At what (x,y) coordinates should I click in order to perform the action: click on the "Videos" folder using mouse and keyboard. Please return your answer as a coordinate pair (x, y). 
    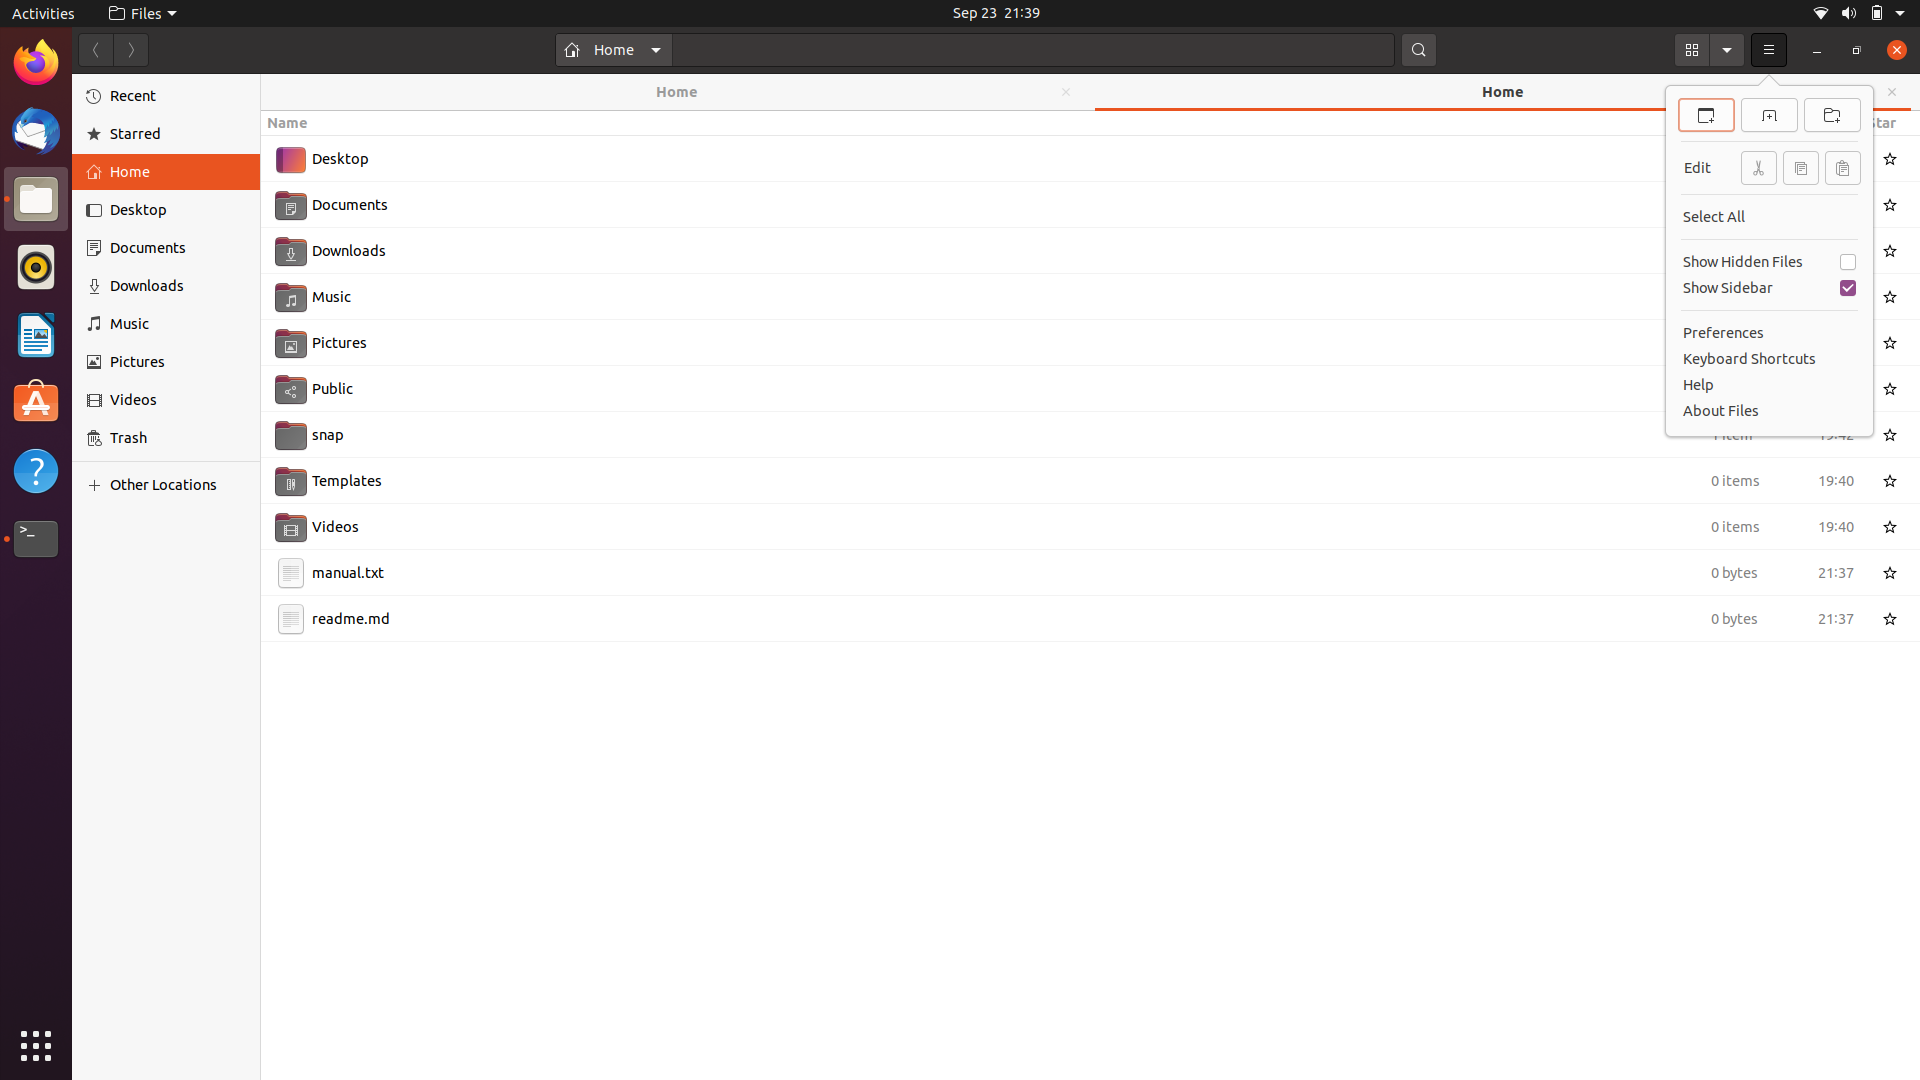
    Looking at the image, I should click on (1067, 523).